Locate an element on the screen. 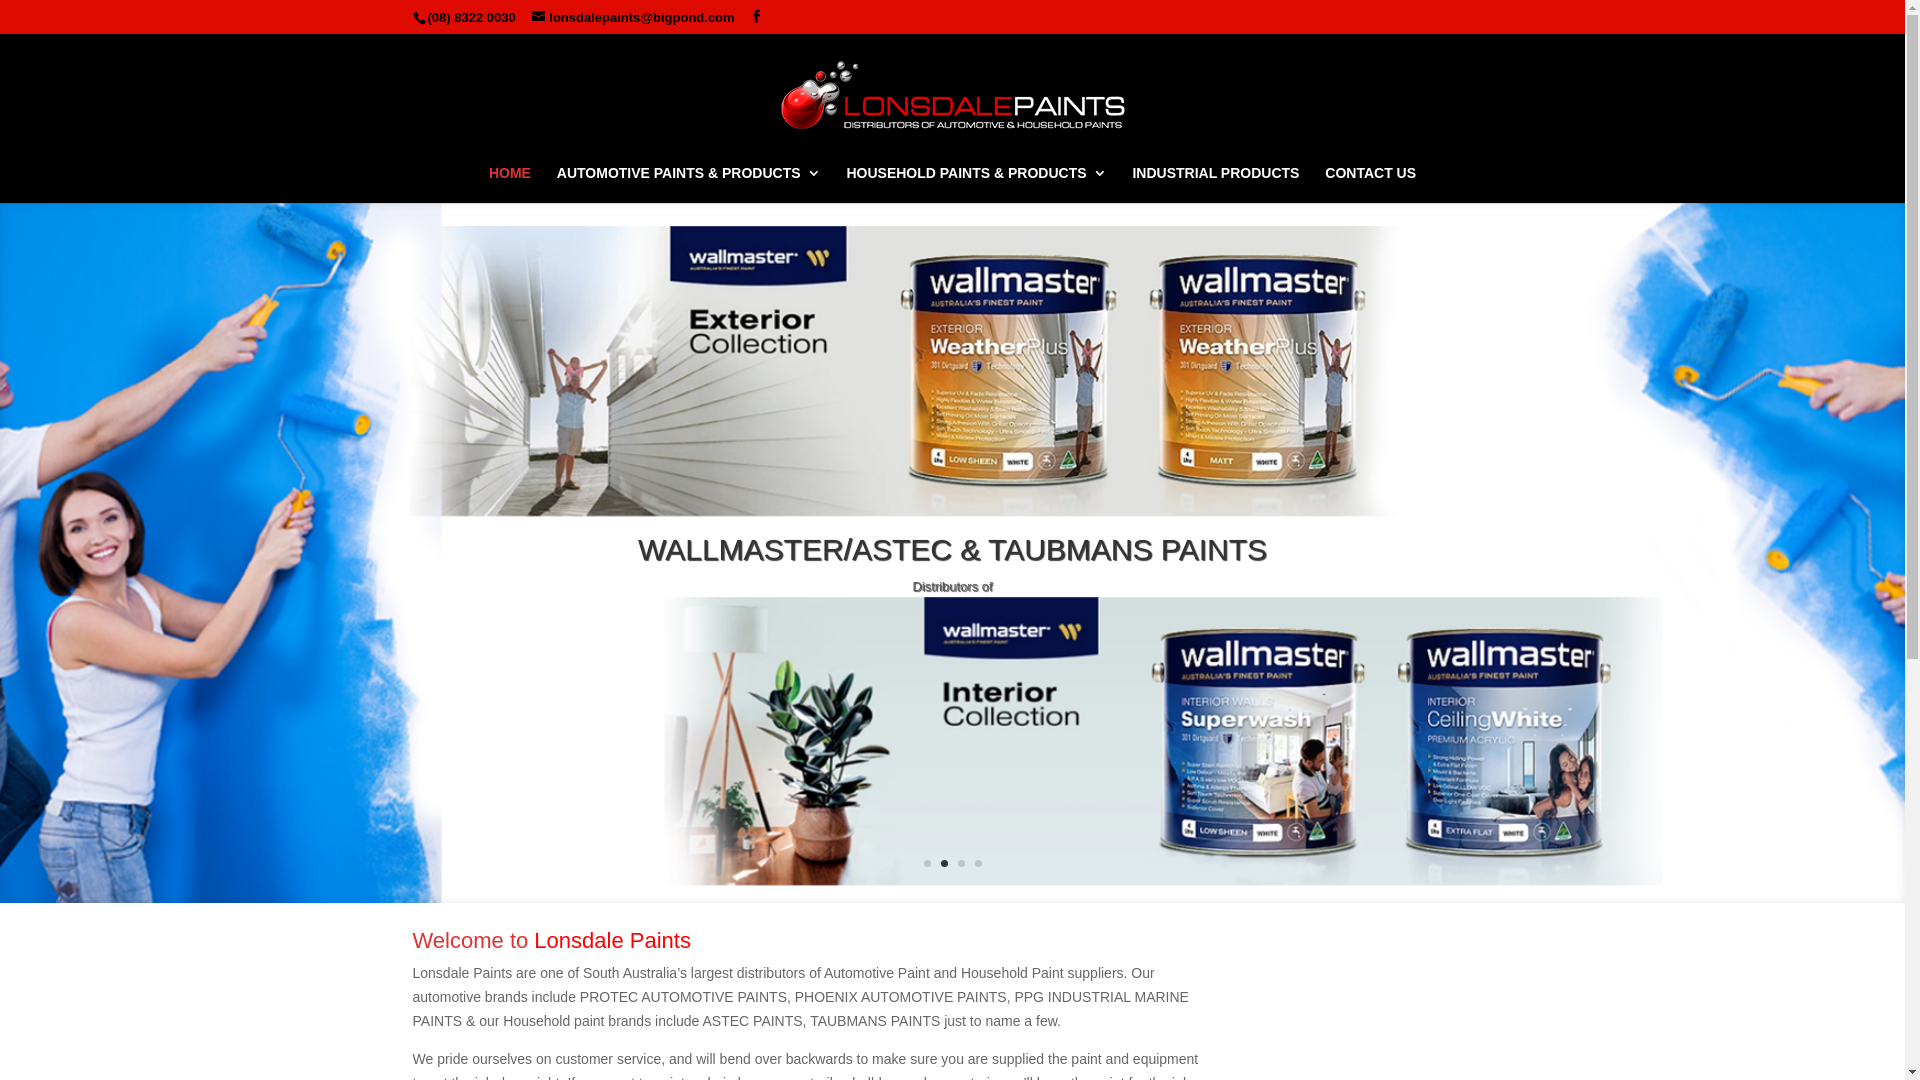 Image resolution: width=1920 pixels, height=1080 pixels. 'HOME' is located at coordinates (509, 184).